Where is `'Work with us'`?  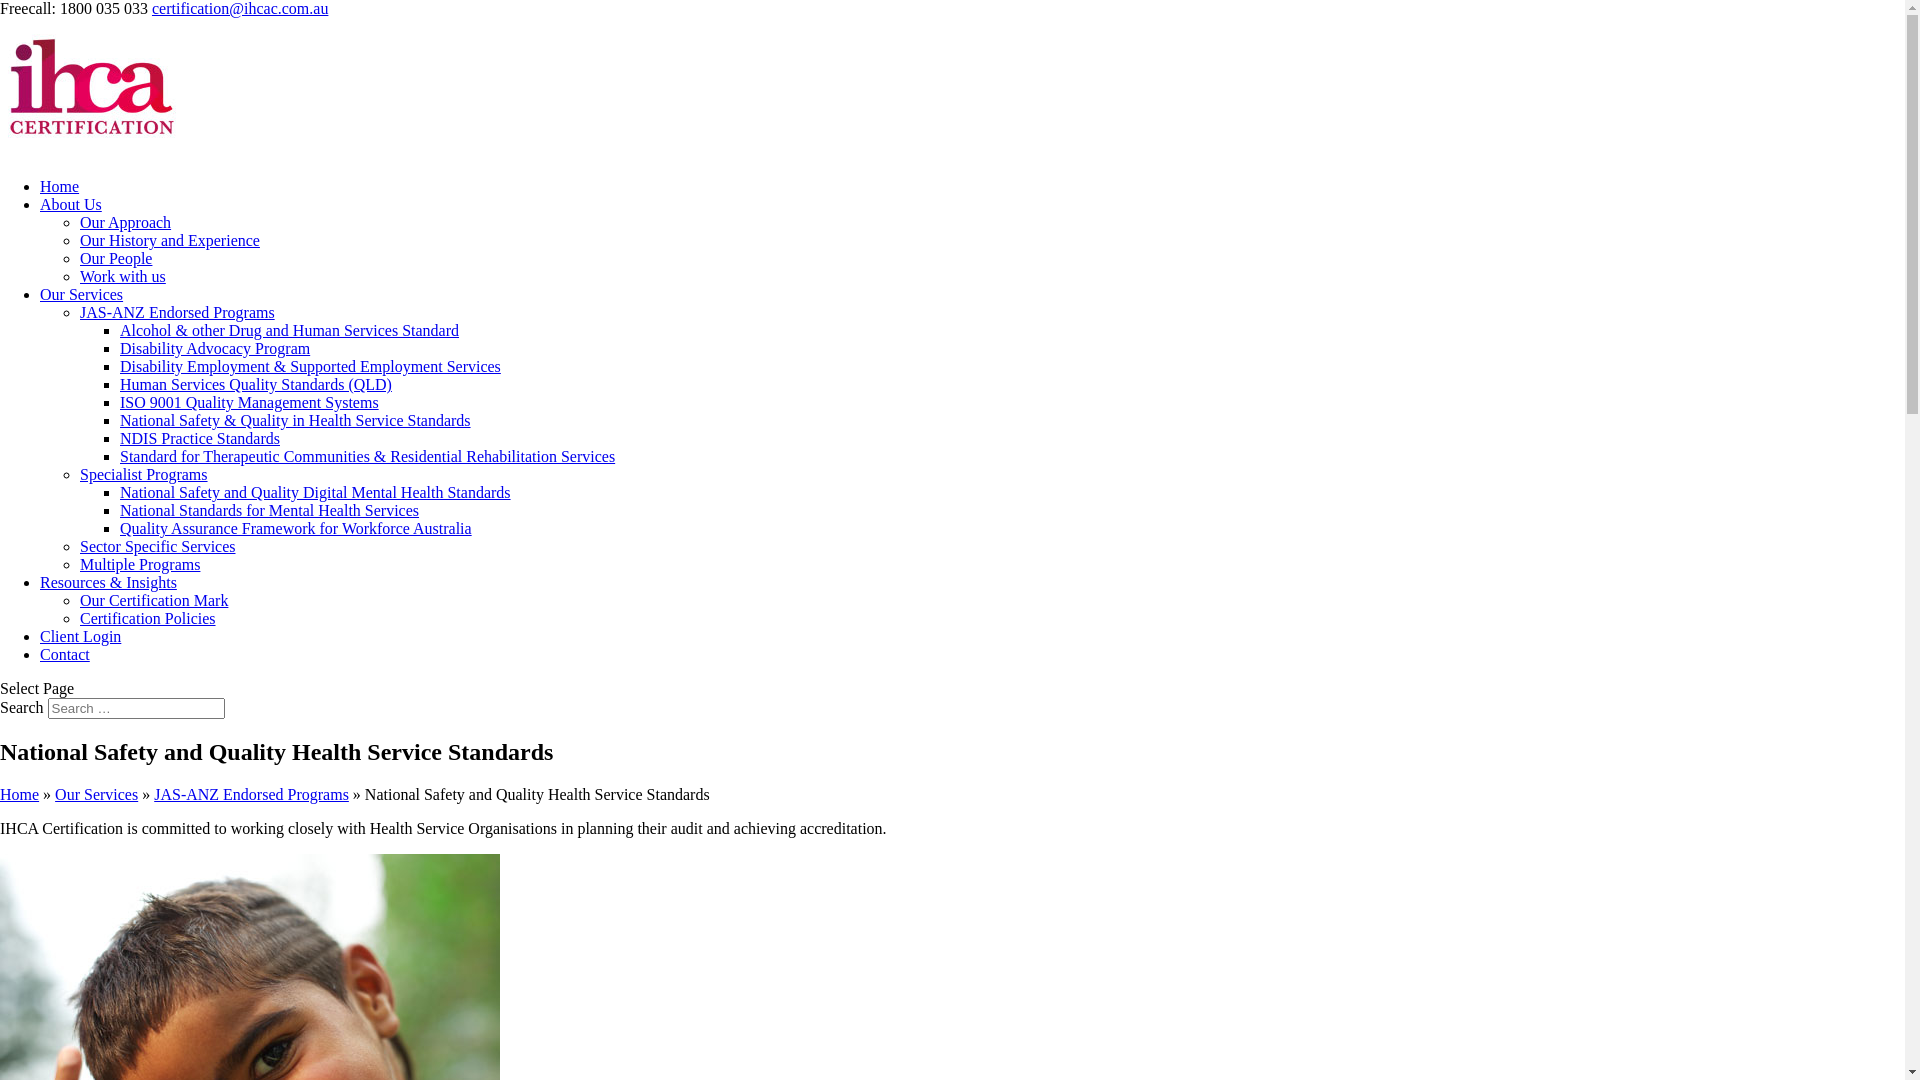
'Work with us' is located at coordinates (122, 276).